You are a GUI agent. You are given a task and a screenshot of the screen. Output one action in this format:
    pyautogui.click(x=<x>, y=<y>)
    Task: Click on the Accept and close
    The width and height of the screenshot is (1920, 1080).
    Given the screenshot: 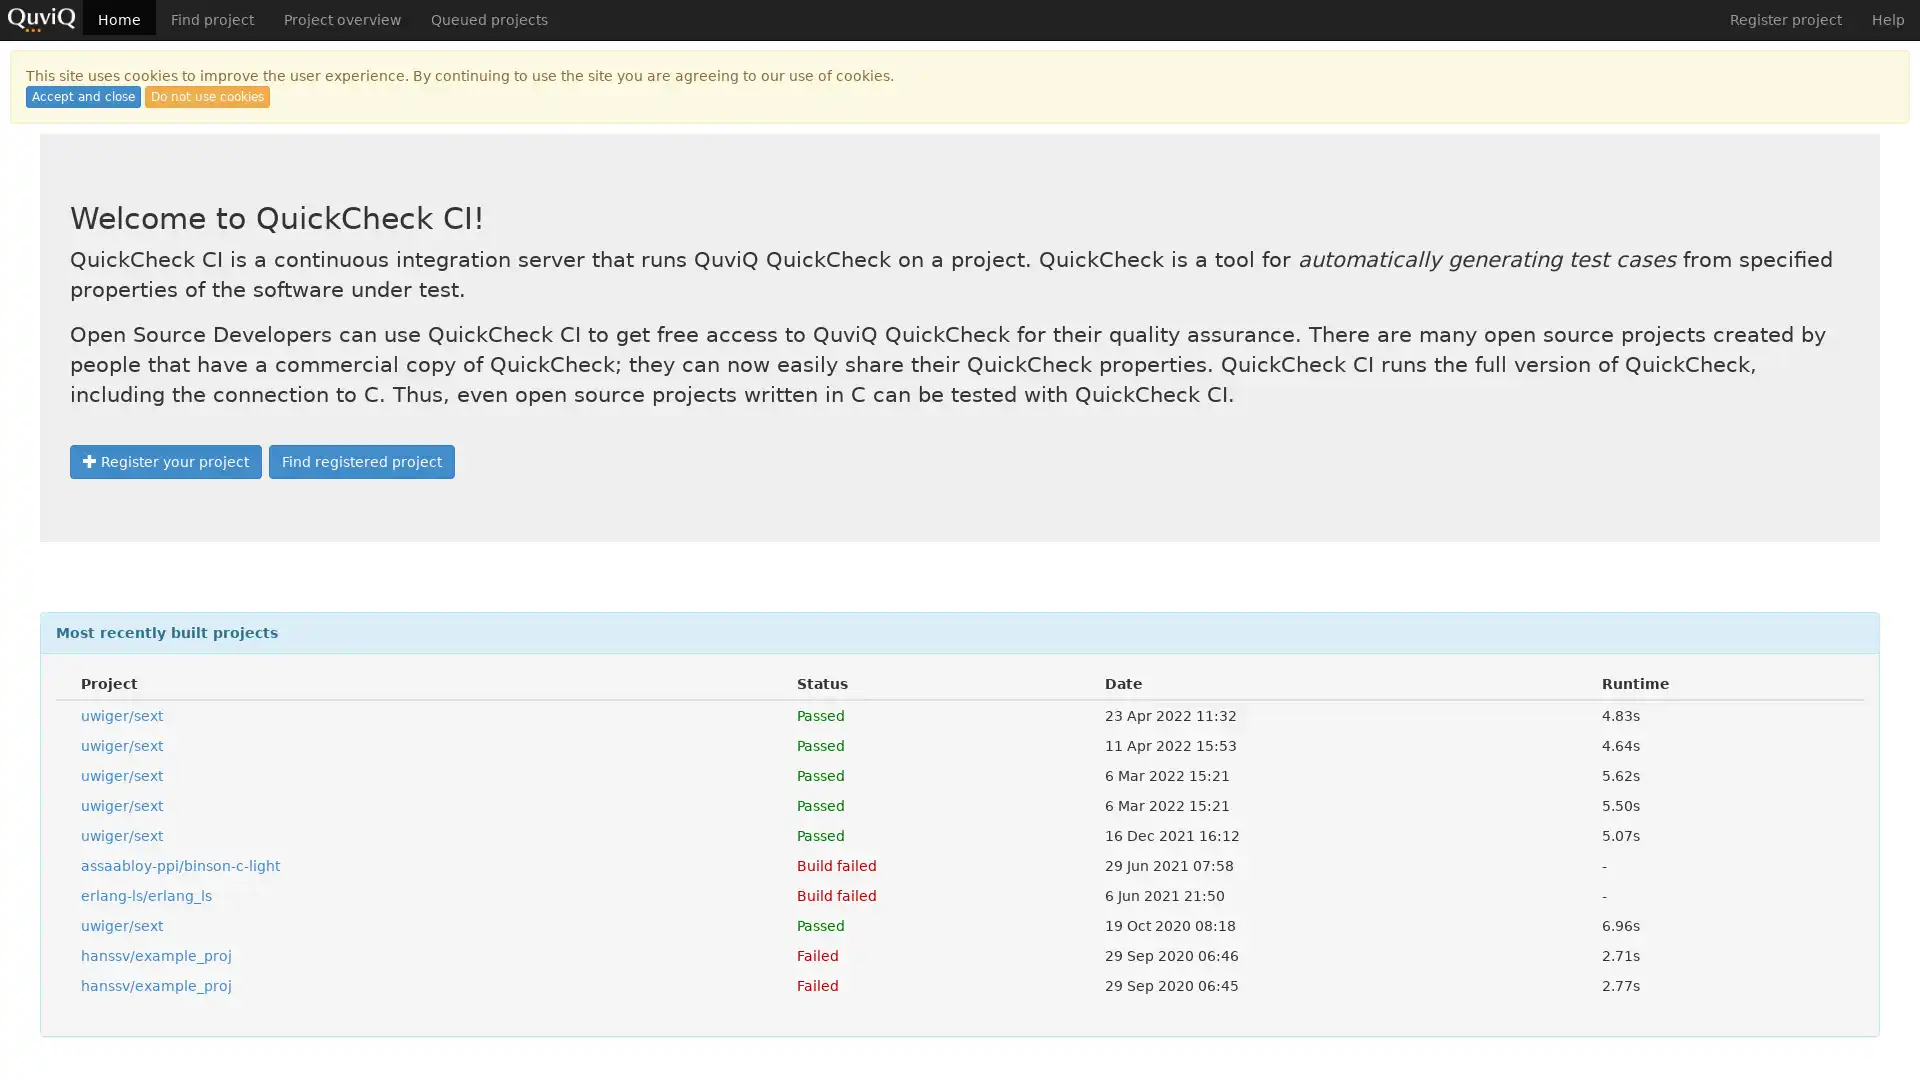 What is the action you would take?
    pyautogui.click(x=82, y=96)
    